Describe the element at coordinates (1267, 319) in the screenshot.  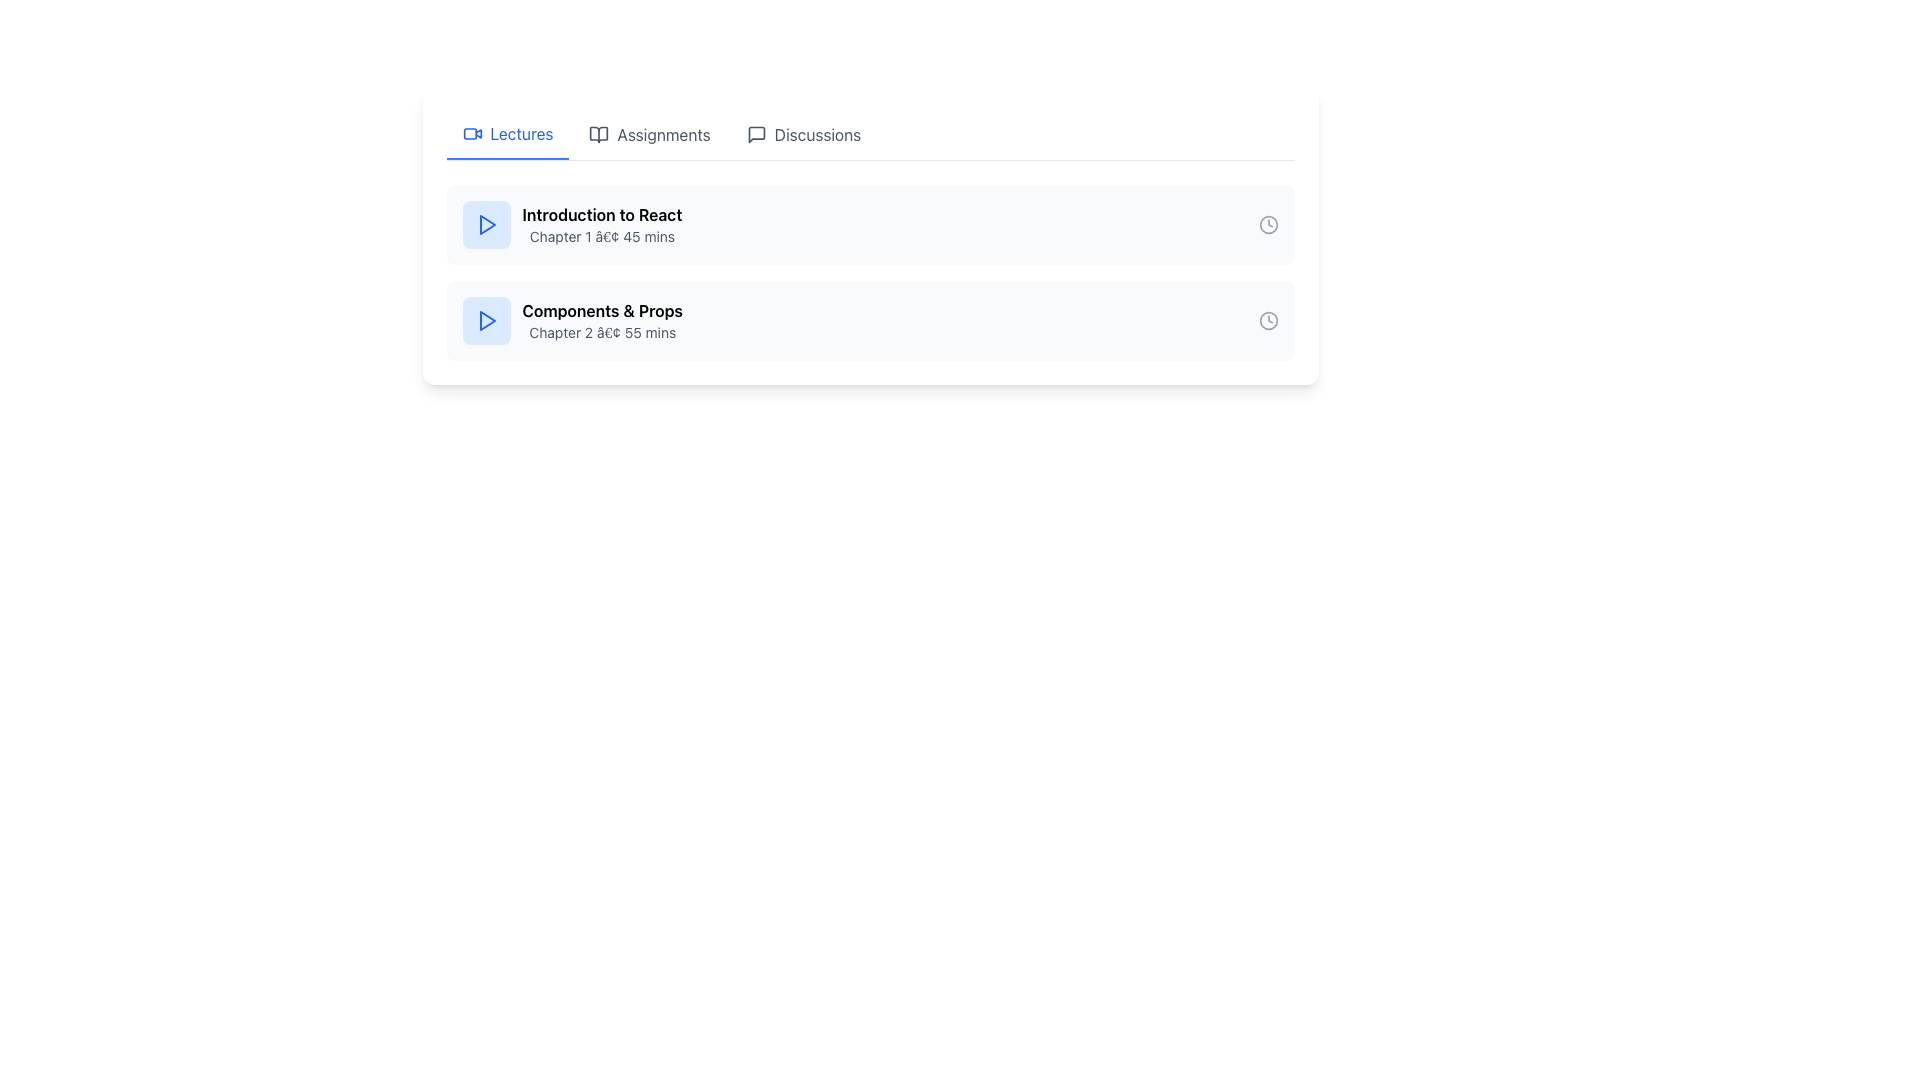
I see `the SVG Circle element that serves as part of the clock icon, located near the right side of the 'Introduction to React' item in the list` at that location.